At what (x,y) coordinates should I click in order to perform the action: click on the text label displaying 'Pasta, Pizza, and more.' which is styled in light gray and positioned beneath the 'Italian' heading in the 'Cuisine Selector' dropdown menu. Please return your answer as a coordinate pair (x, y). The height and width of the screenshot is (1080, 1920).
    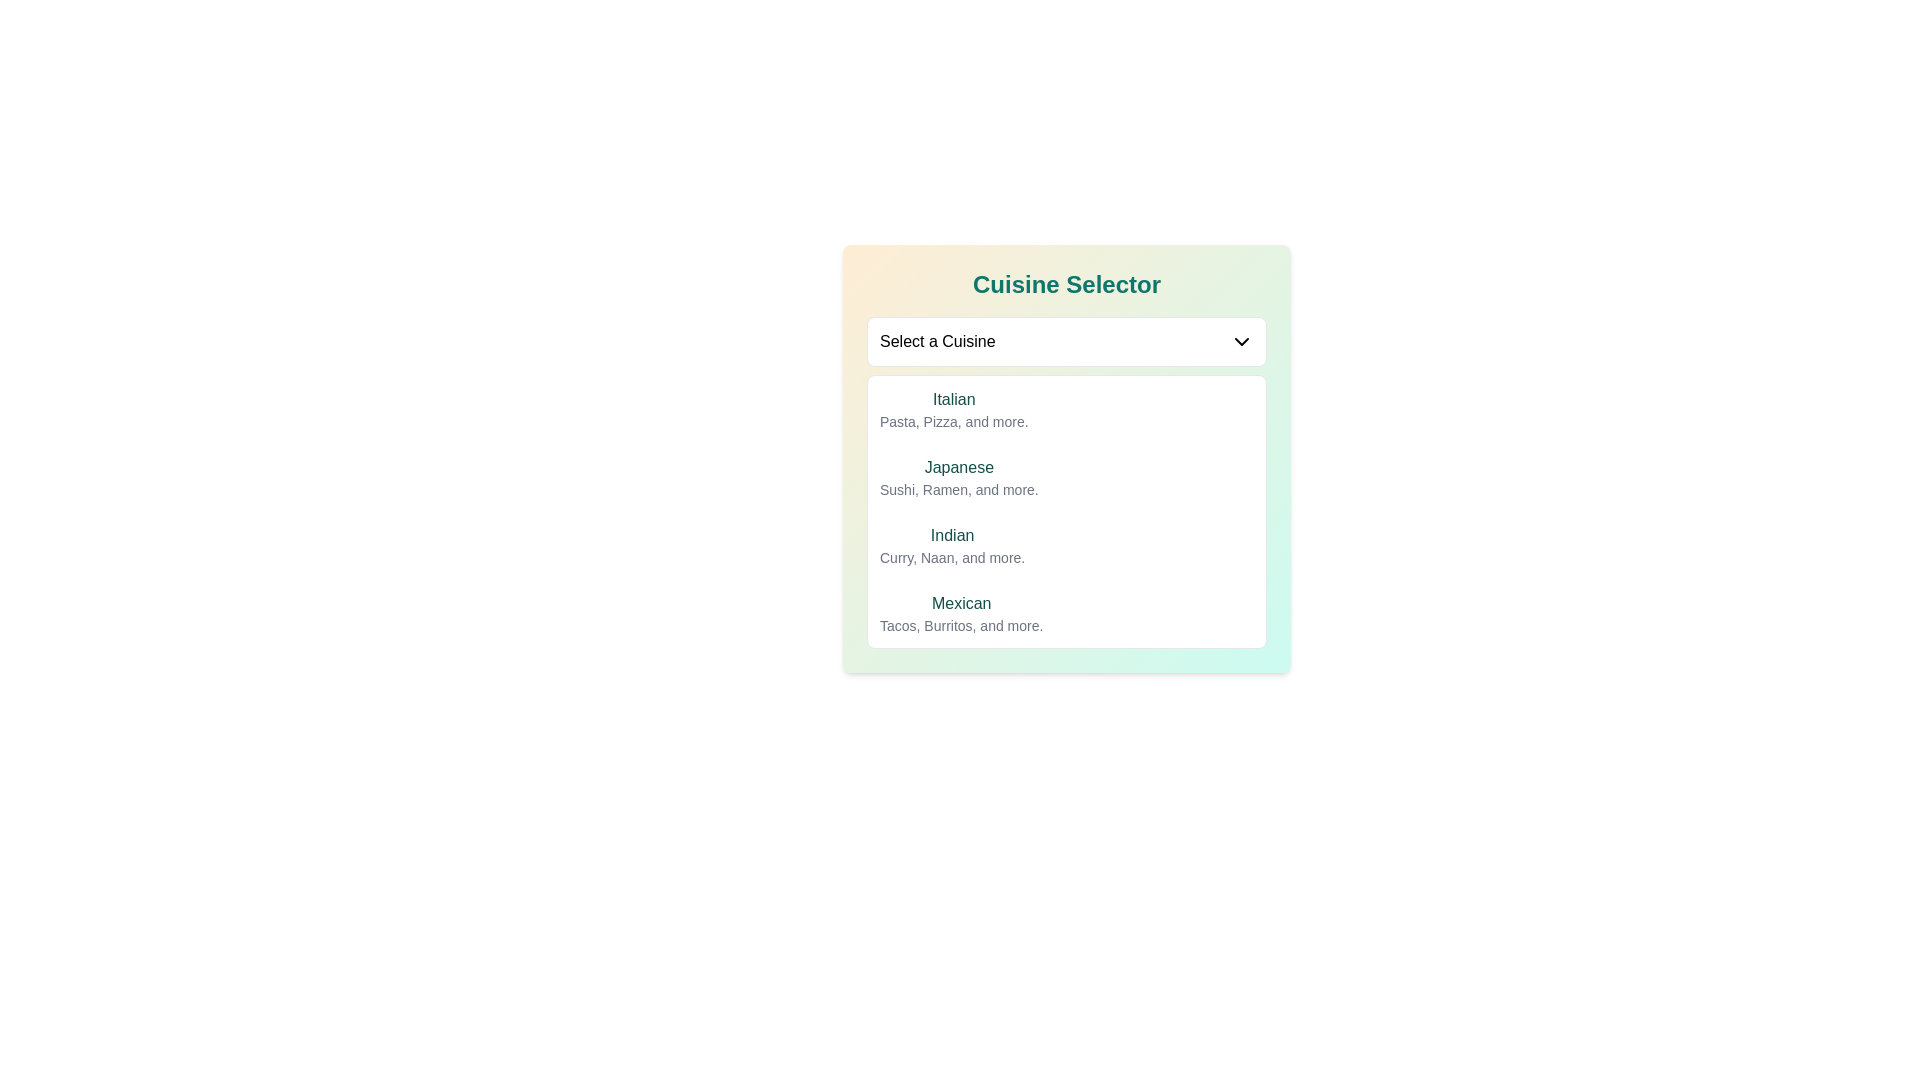
    Looking at the image, I should click on (953, 420).